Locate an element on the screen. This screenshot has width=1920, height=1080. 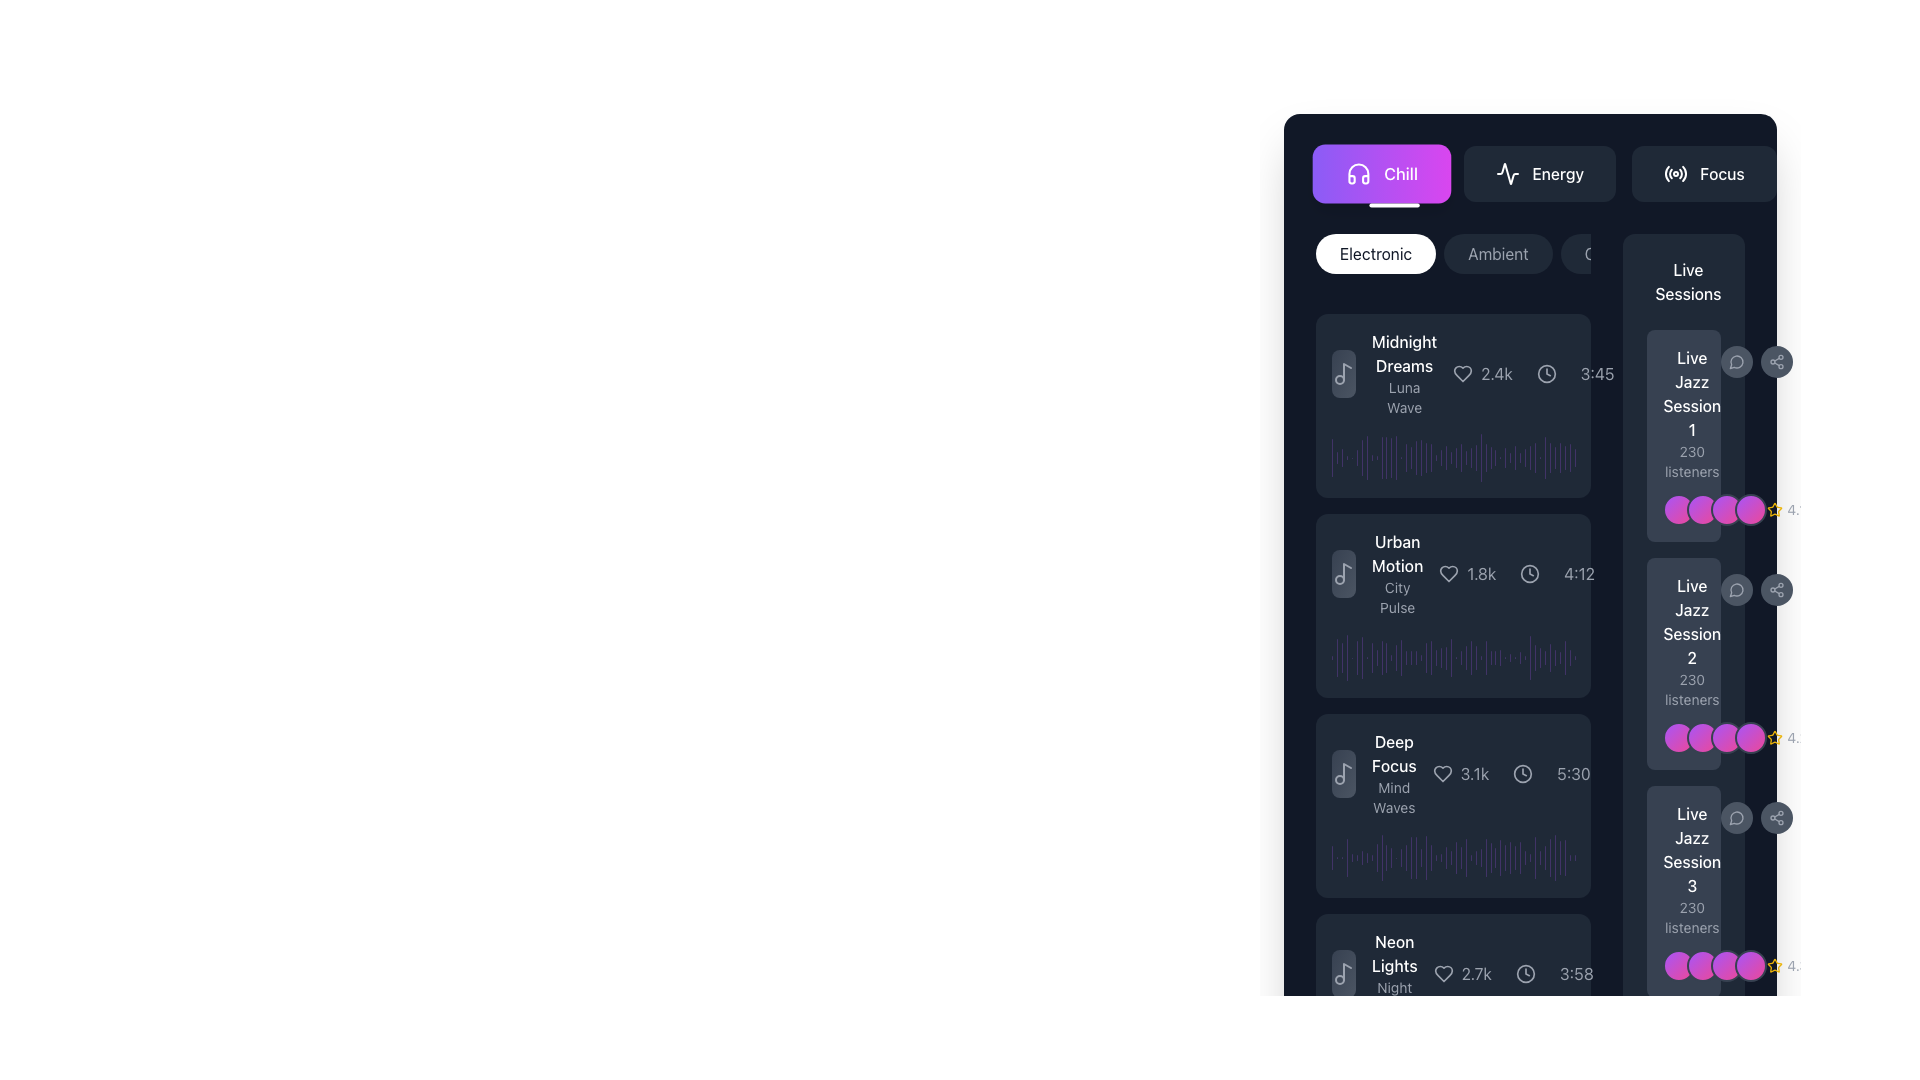
the share button for 'Live Jazz Session 2', which is the second button in a vertical list of circular buttons on the right side is located at coordinates (1777, 589).